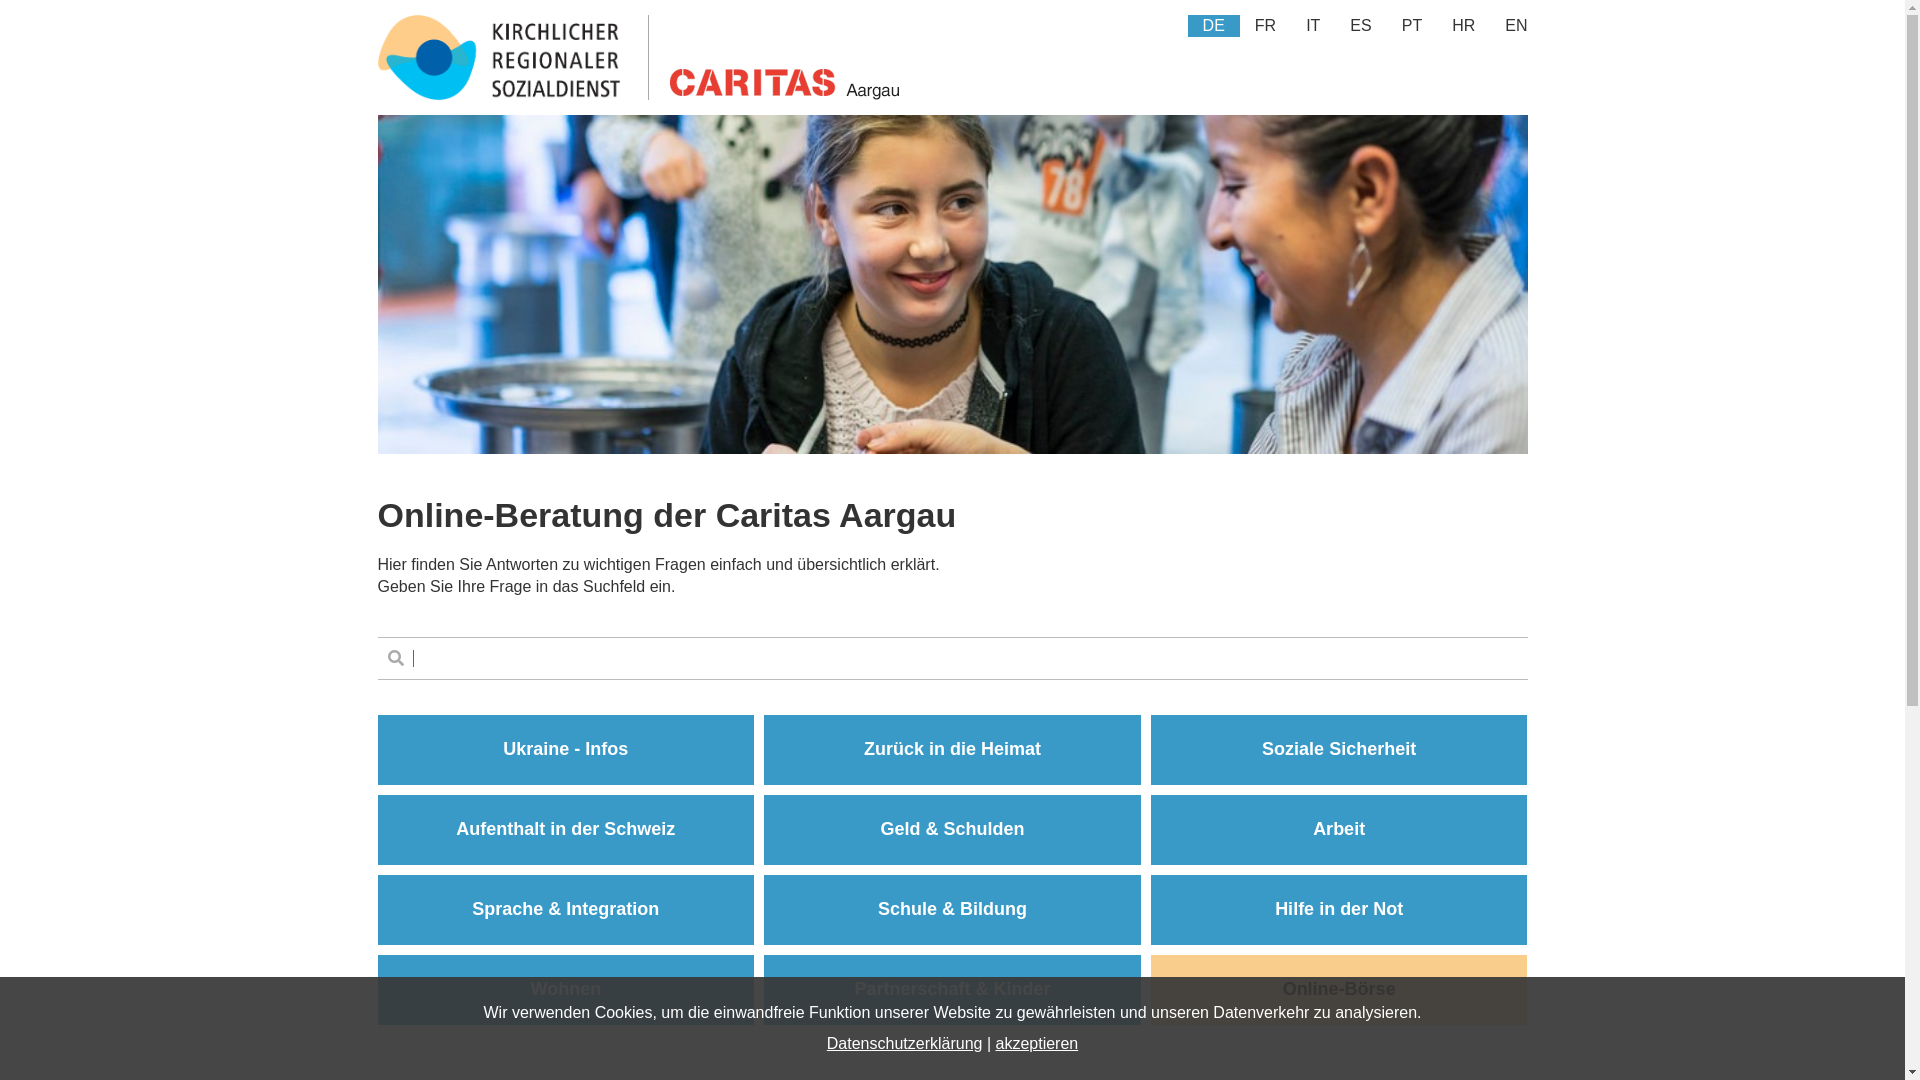 Image resolution: width=1920 pixels, height=1080 pixels. I want to click on 'ES', so click(1334, 26).